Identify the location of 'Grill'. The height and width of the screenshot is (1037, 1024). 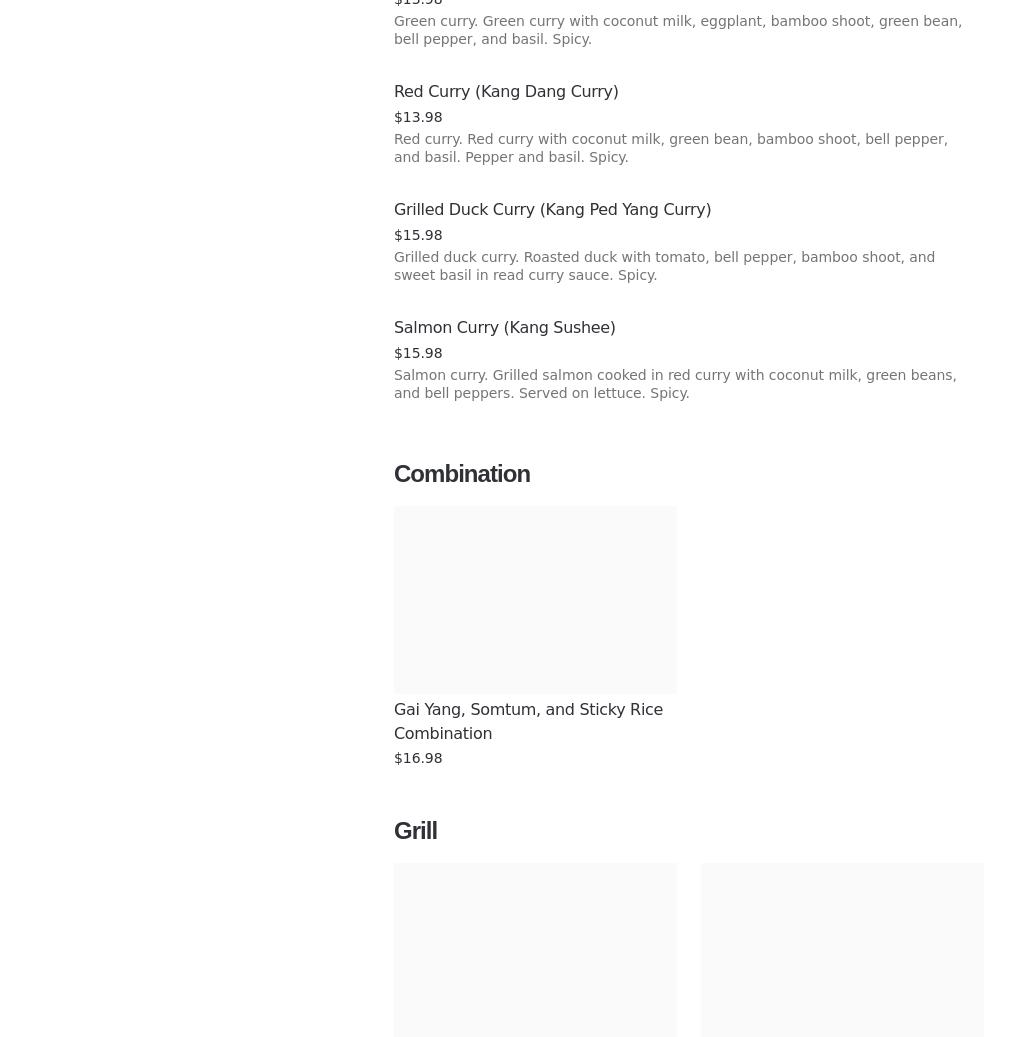
(414, 830).